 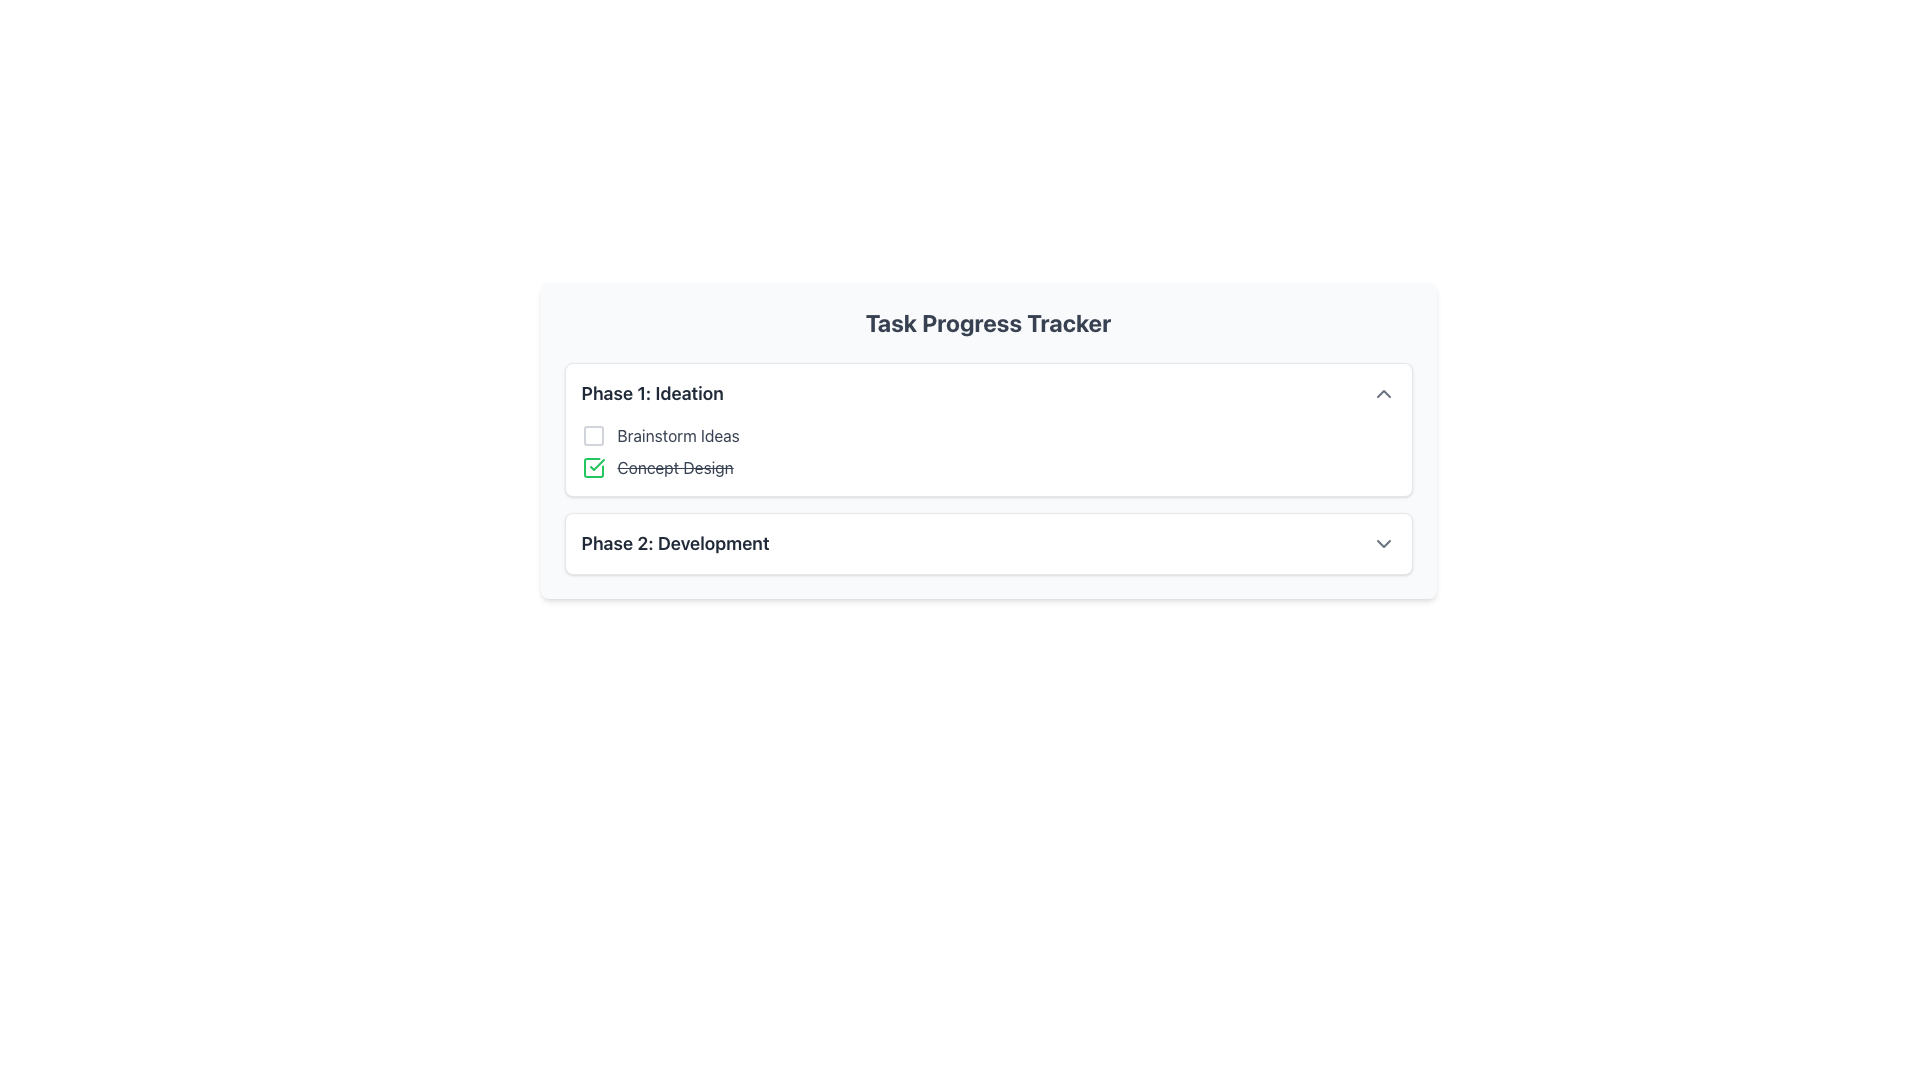 I want to click on the visual feedback of the green checkmark symbol within the SVG-based icon located in the 'Phase 1: Ideation' section, which is right-aligned to the text 'Concept Design', so click(x=595, y=465).